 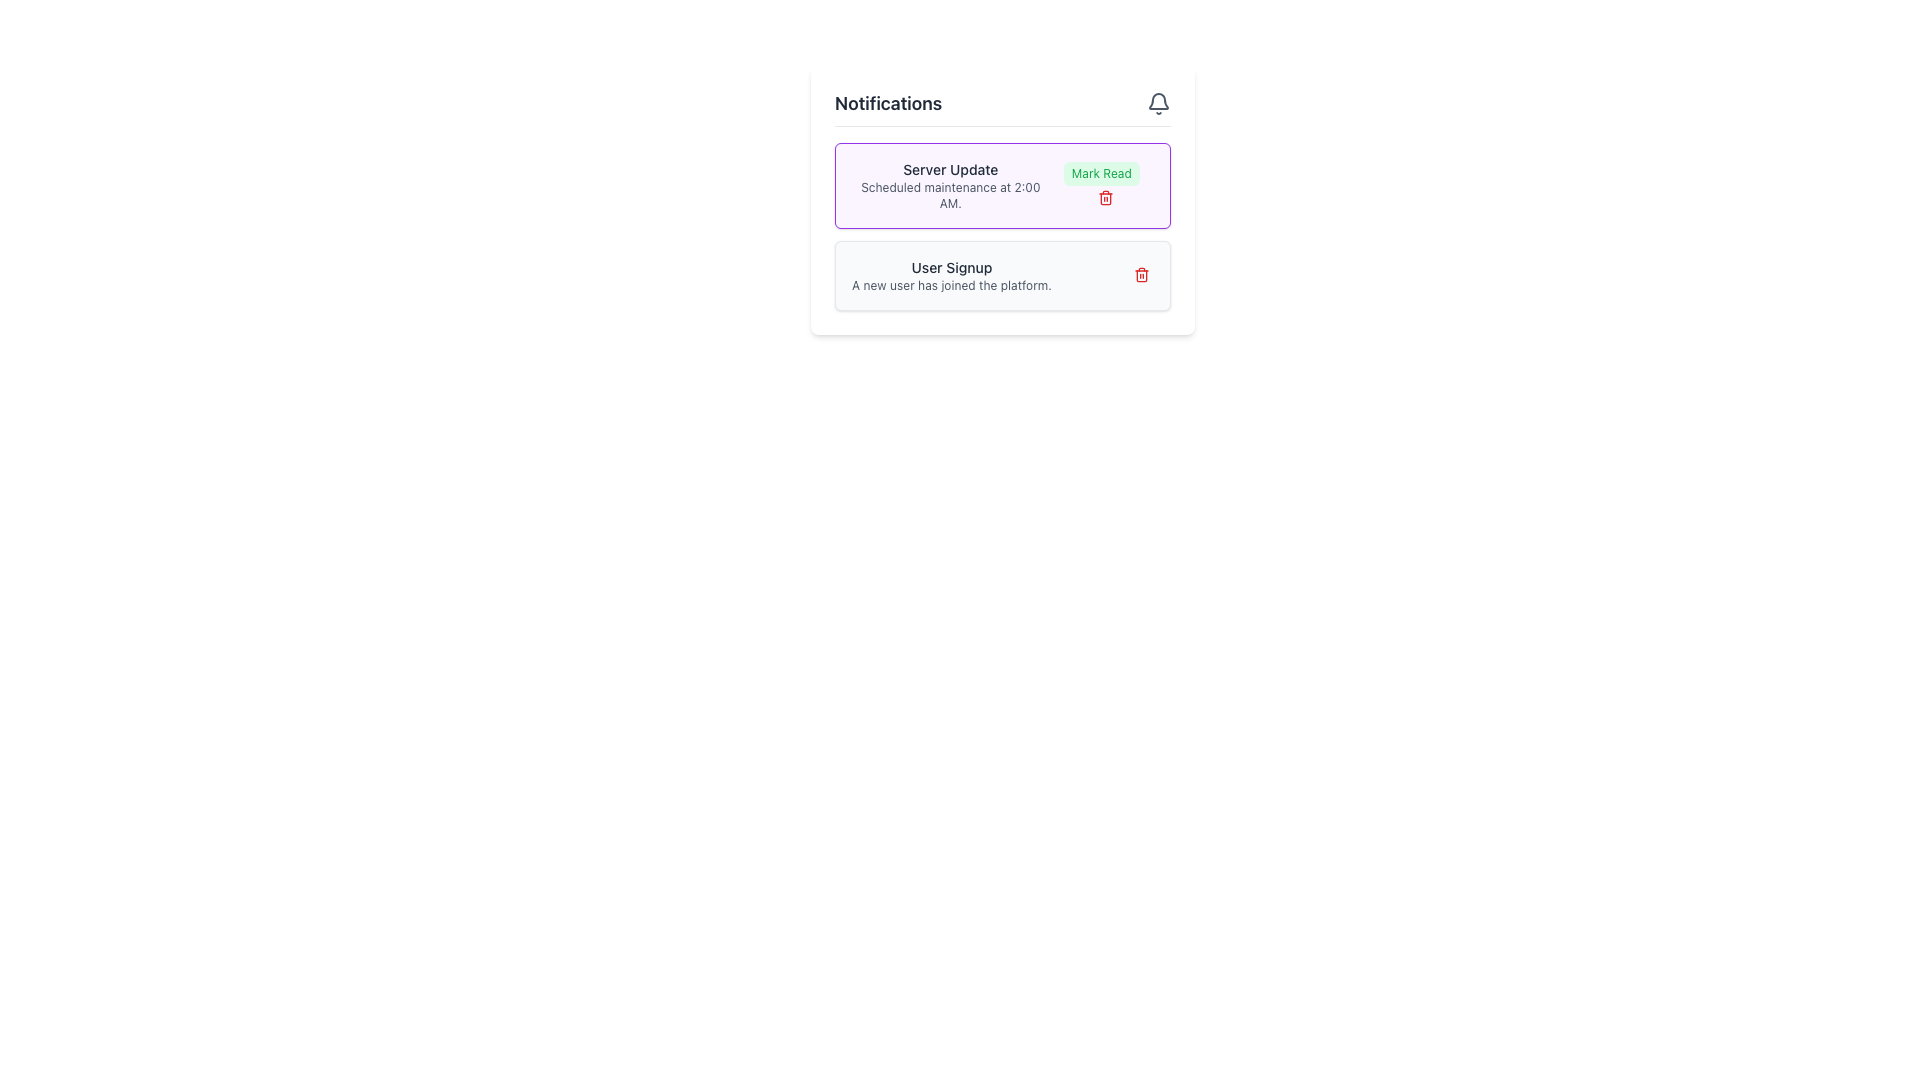 What do you see at coordinates (949, 196) in the screenshot?
I see `the text snippet that reads 'Scheduled maintenance at 2:00 AM.' which is styled in light gray and located directly below the 'Server Update' title` at bounding box center [949, 196].